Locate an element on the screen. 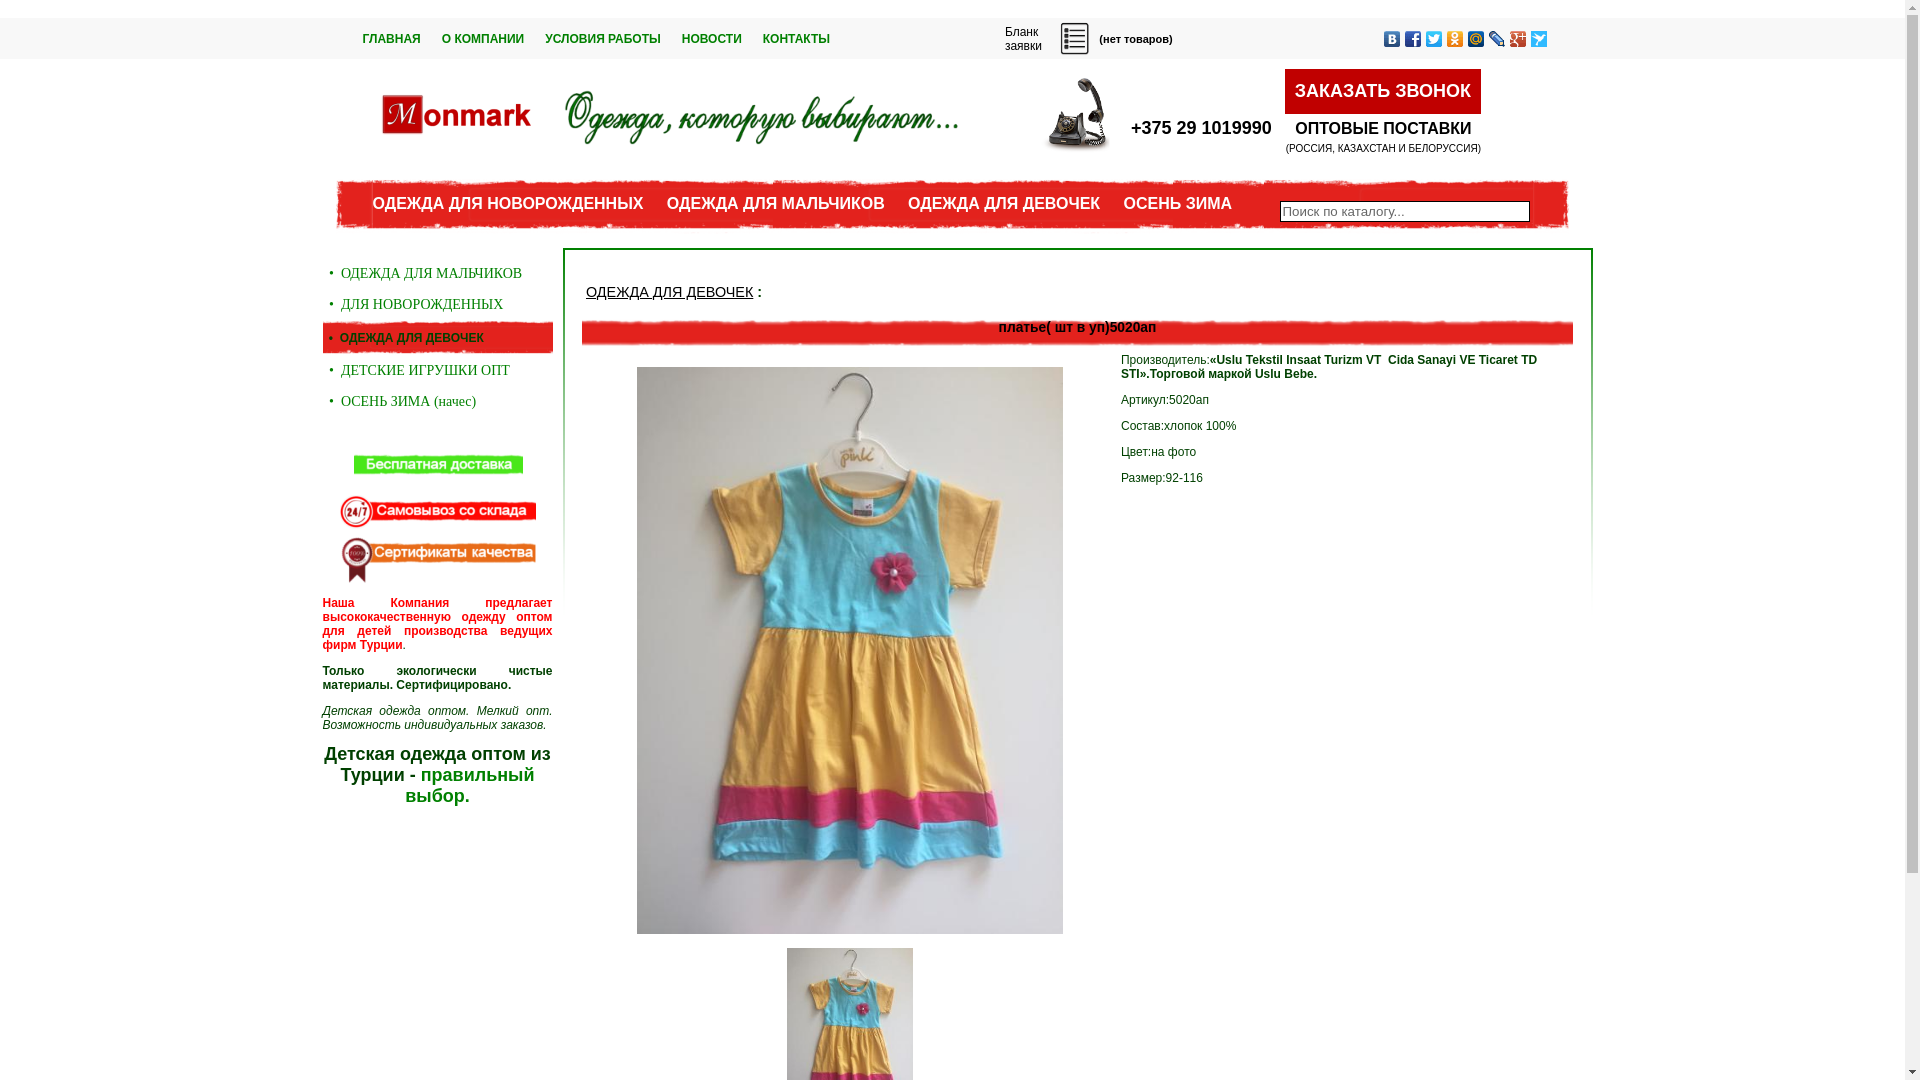 Image resolution: width=1920 pixels, height=1080 pixels. 'Facebook' is located at coordinates (1411, 38).